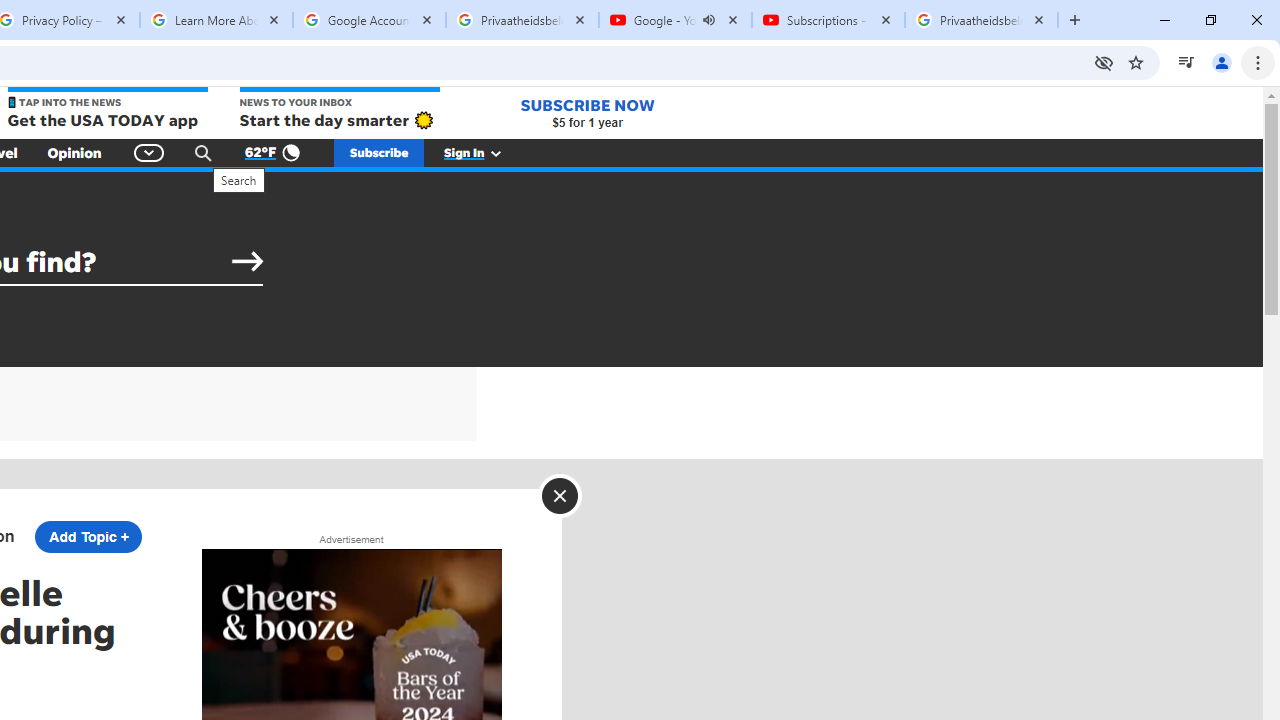  What do you see at coordinates (87, 536) in the screenshot?
I see `'Add Topic'` at bounding box center [87, 536].